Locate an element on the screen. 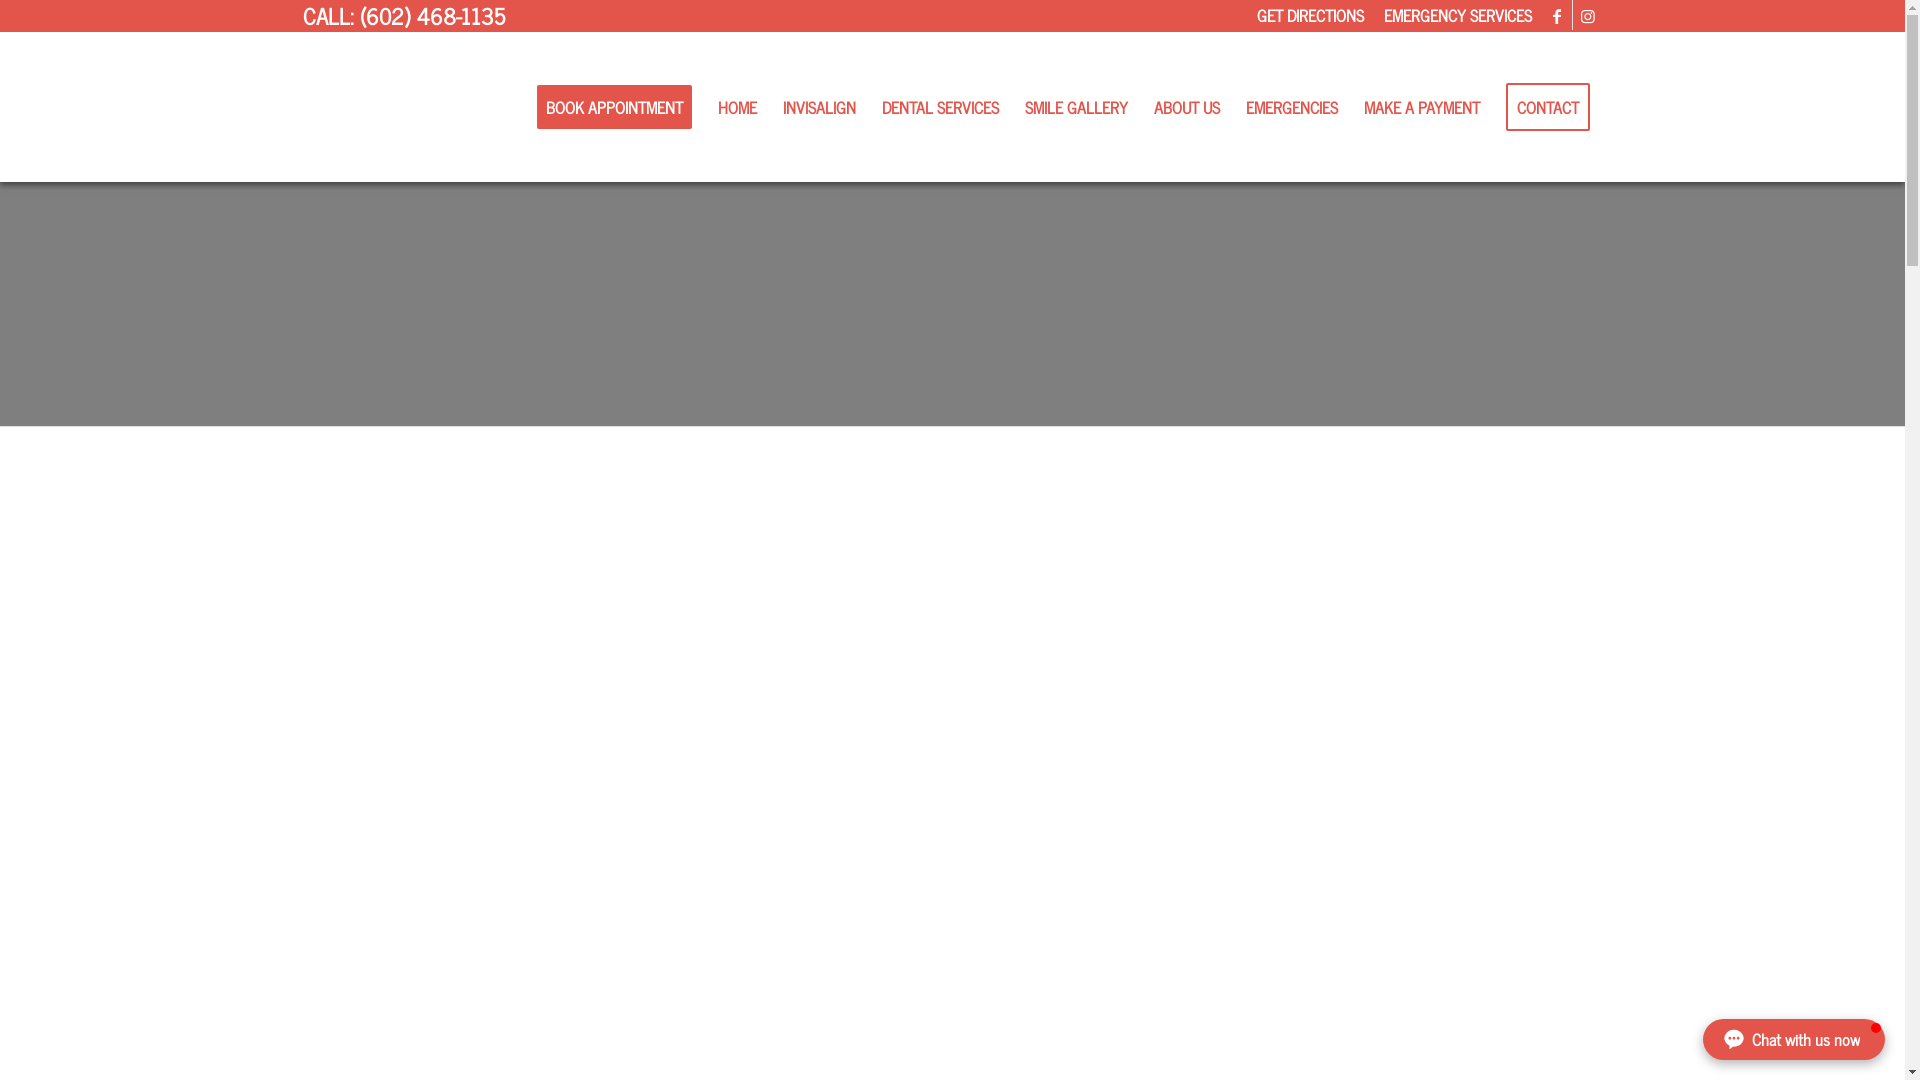  'Chat with us now' is located at coordinates (1794, 1038).